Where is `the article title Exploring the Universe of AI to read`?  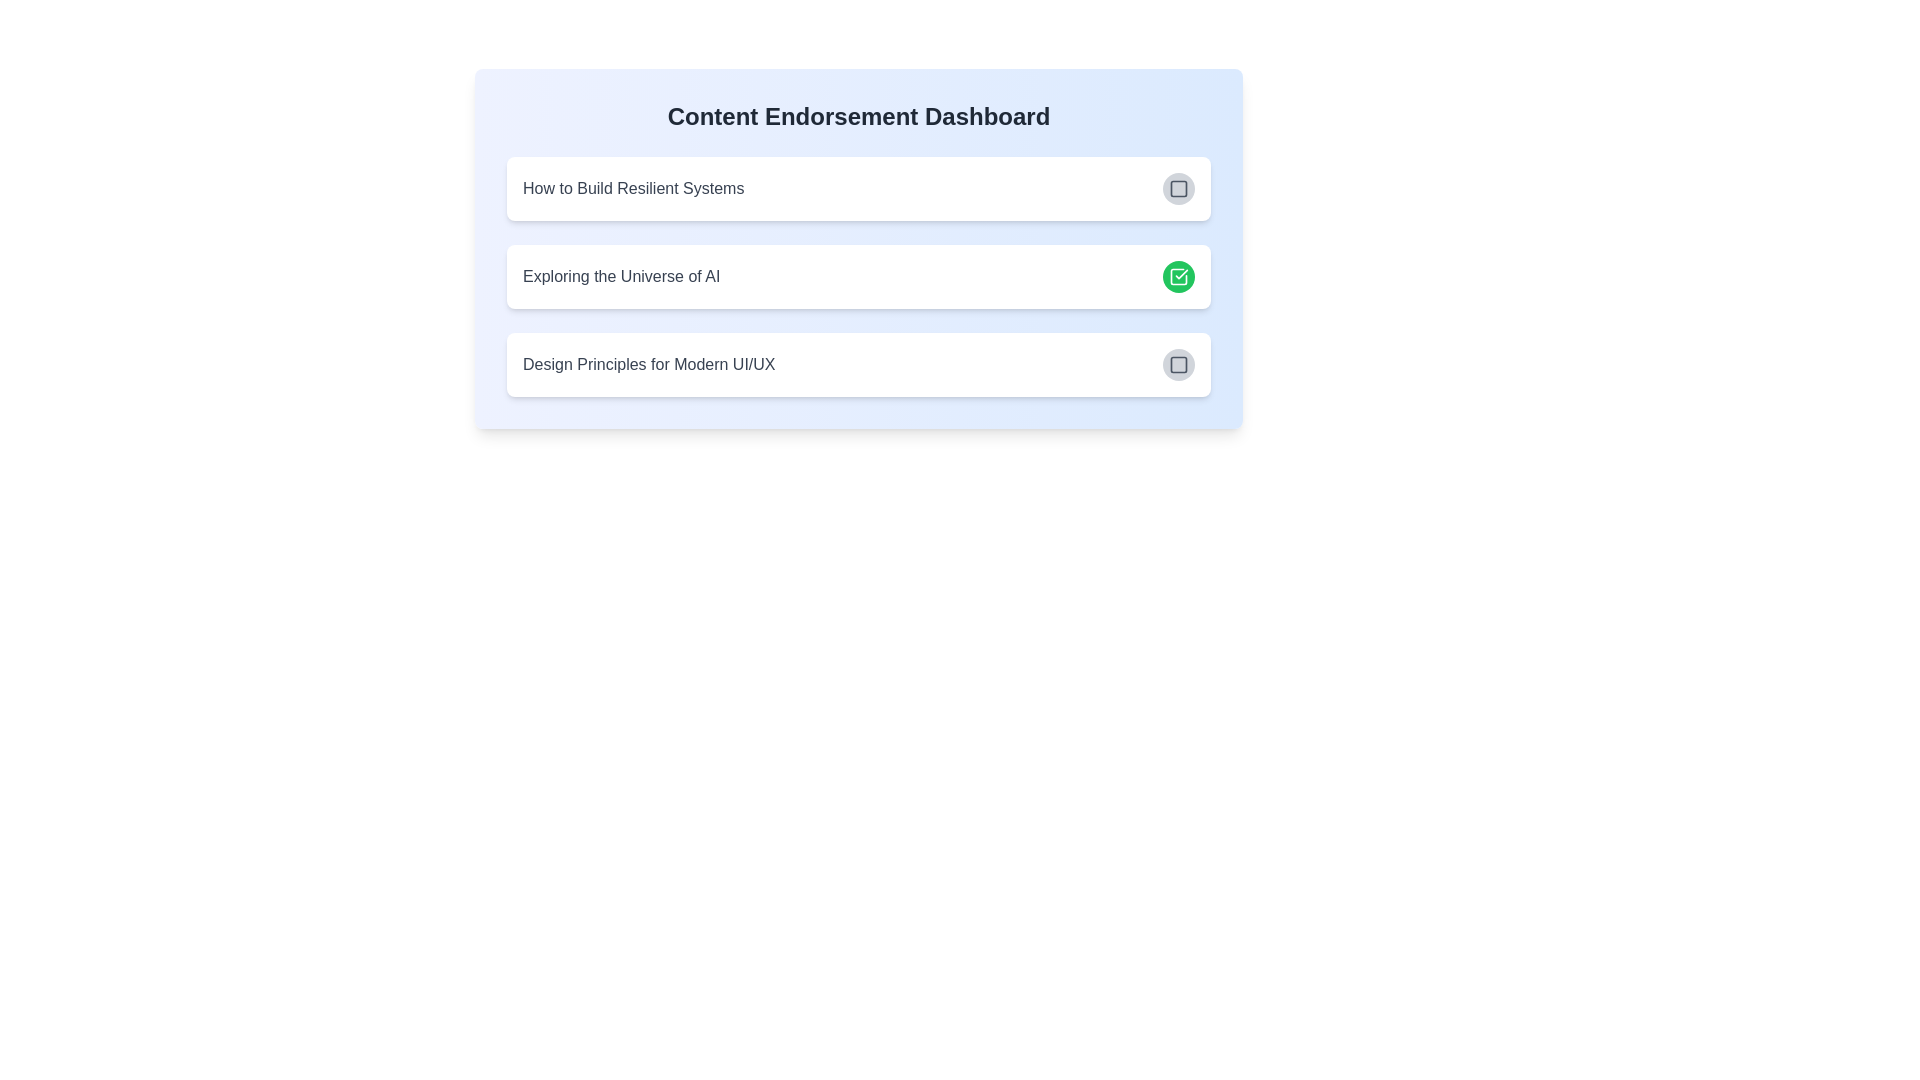
the article title Exploring the Universe of AI to read is located at coordinates (619, 277).